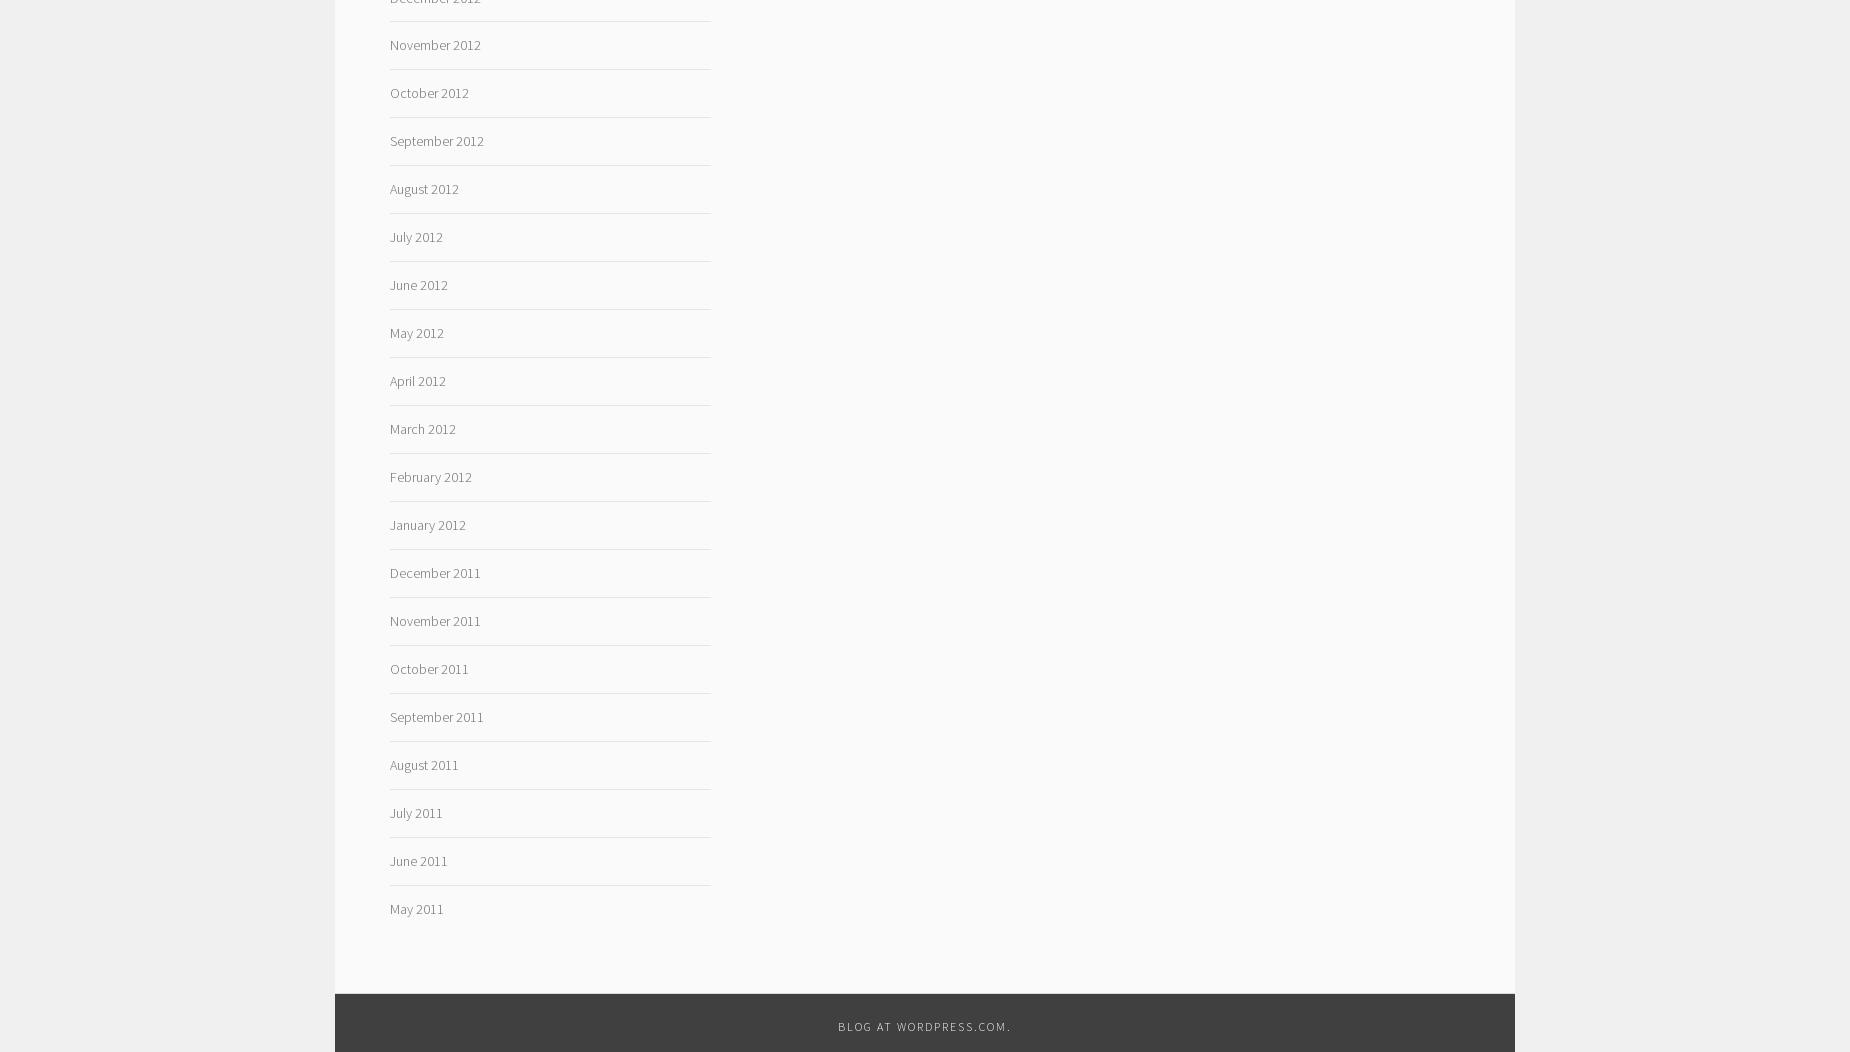  What do you see at coordinates (388, 907) in the screenshot?
I see `'May 2011'` at bounding box center [388, 907].